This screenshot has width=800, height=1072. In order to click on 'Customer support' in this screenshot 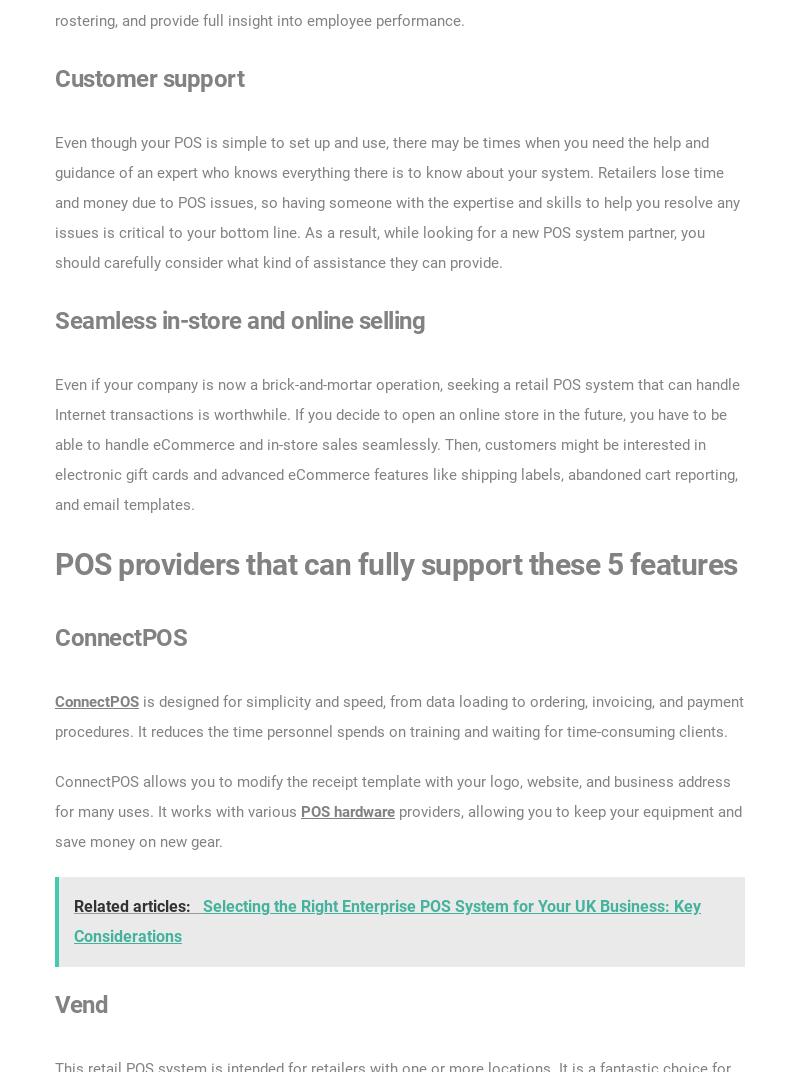, I will do `click(149, 78)`.